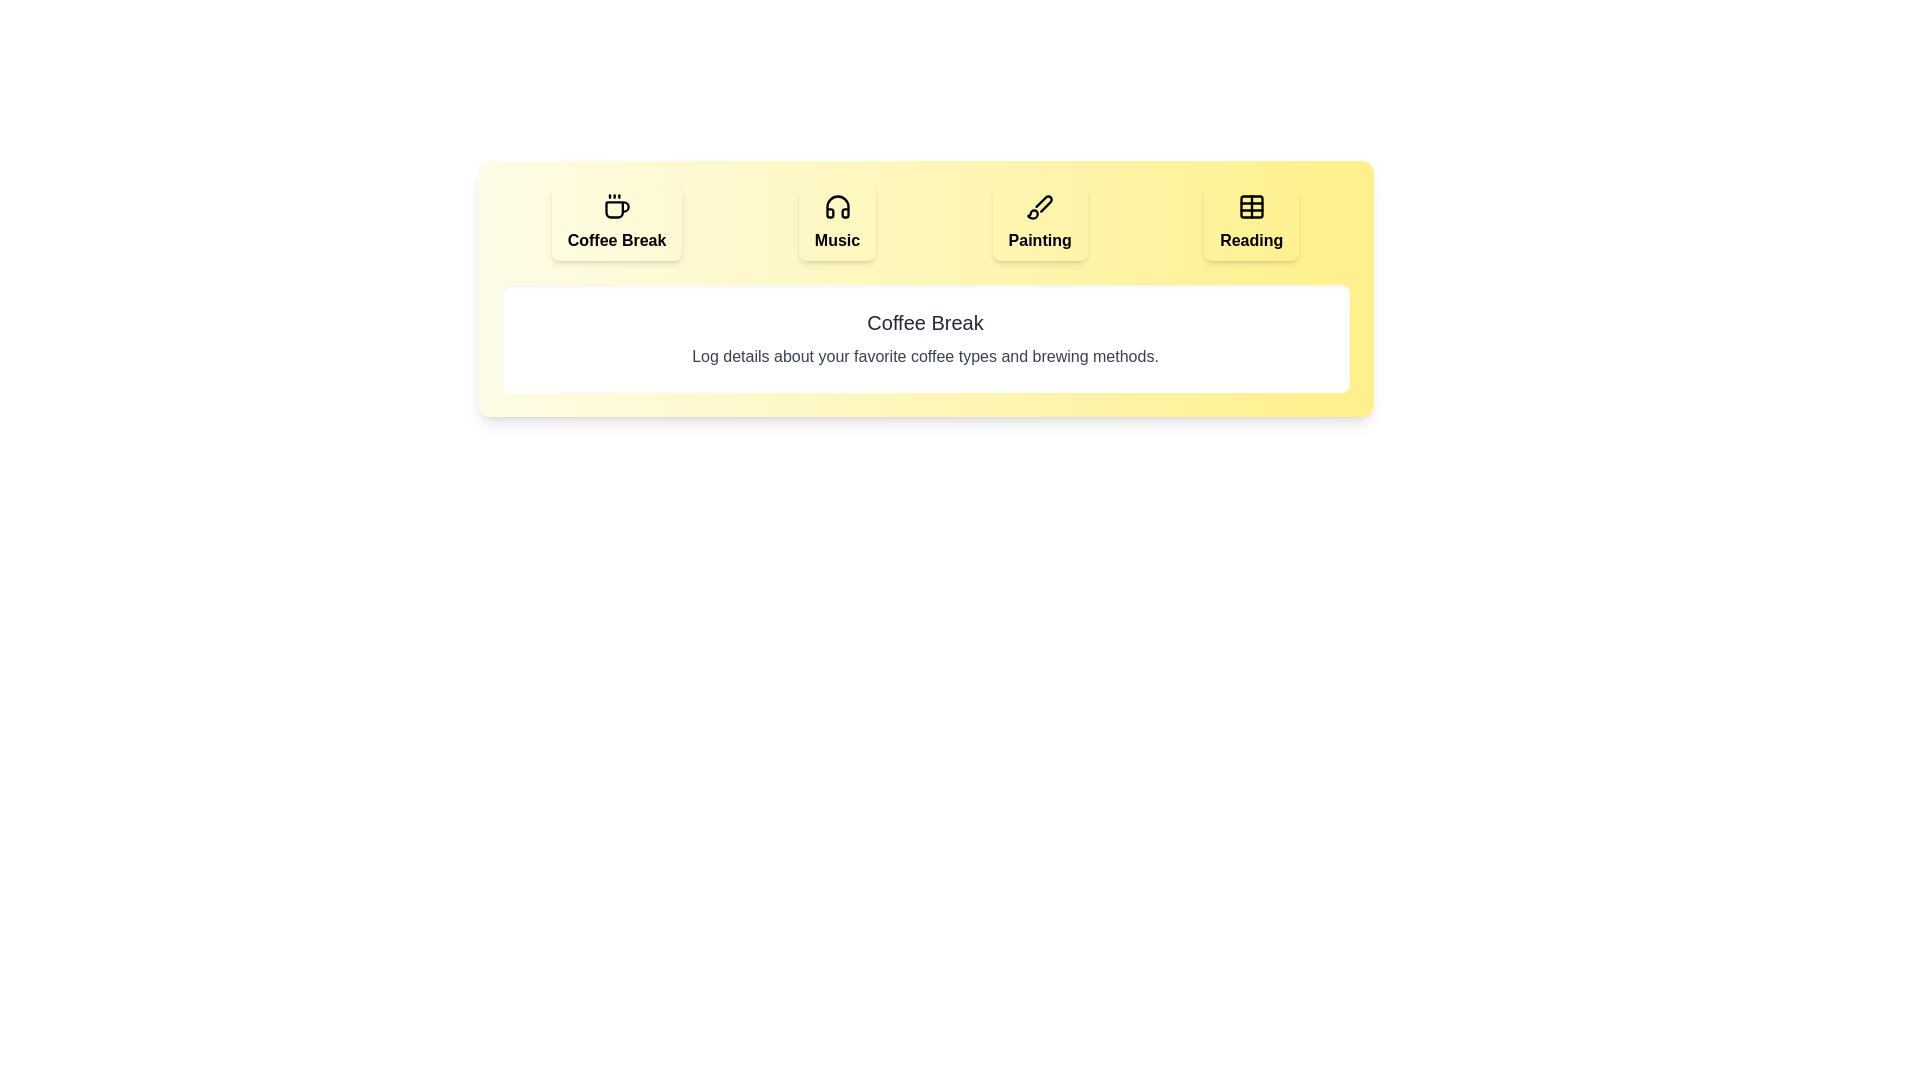 This screenshot has width=1920, height=1080. I want to click on the table icon located within the 'Reading' button, so click(1250, 207).